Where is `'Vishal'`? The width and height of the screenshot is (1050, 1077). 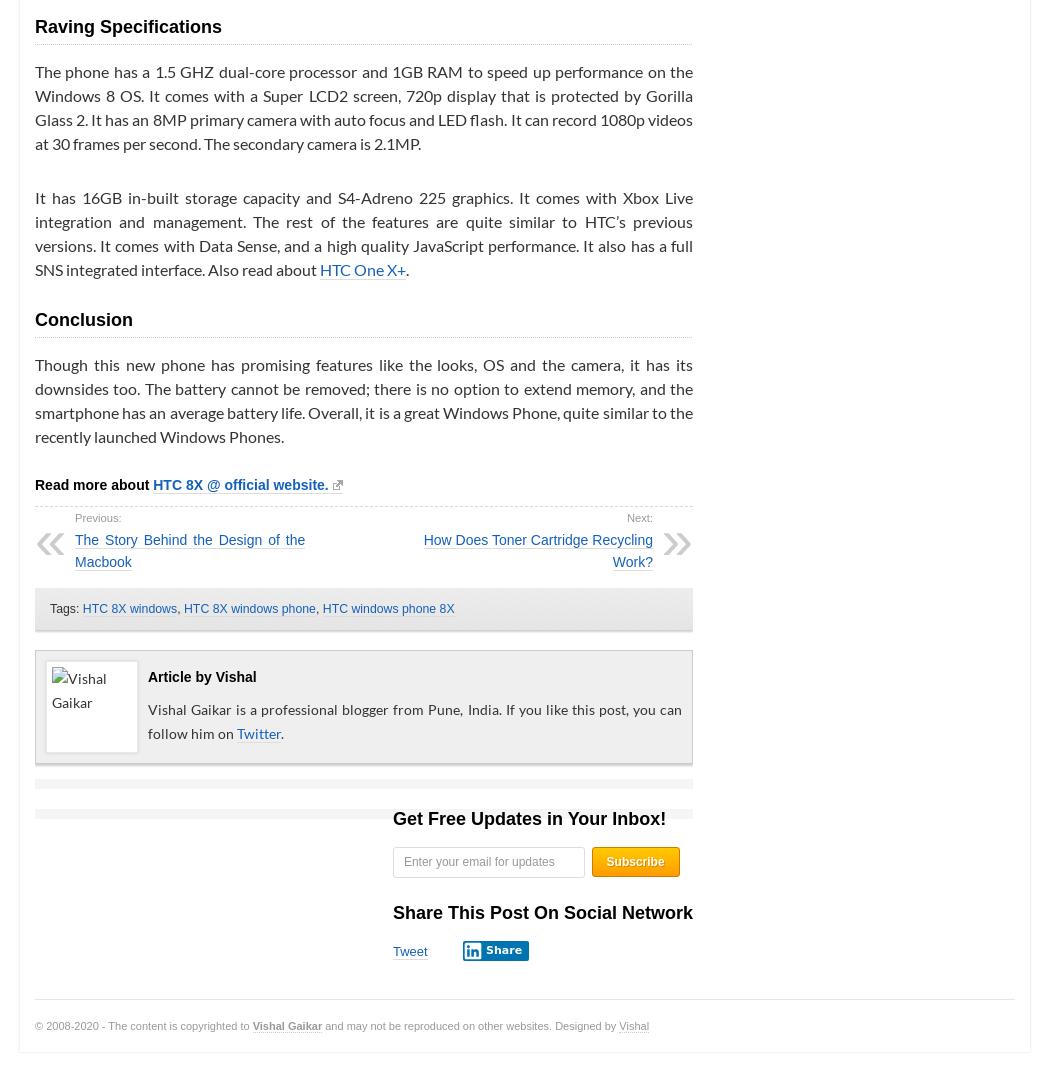
'Vishal' is located at coordinates (633, 1023).